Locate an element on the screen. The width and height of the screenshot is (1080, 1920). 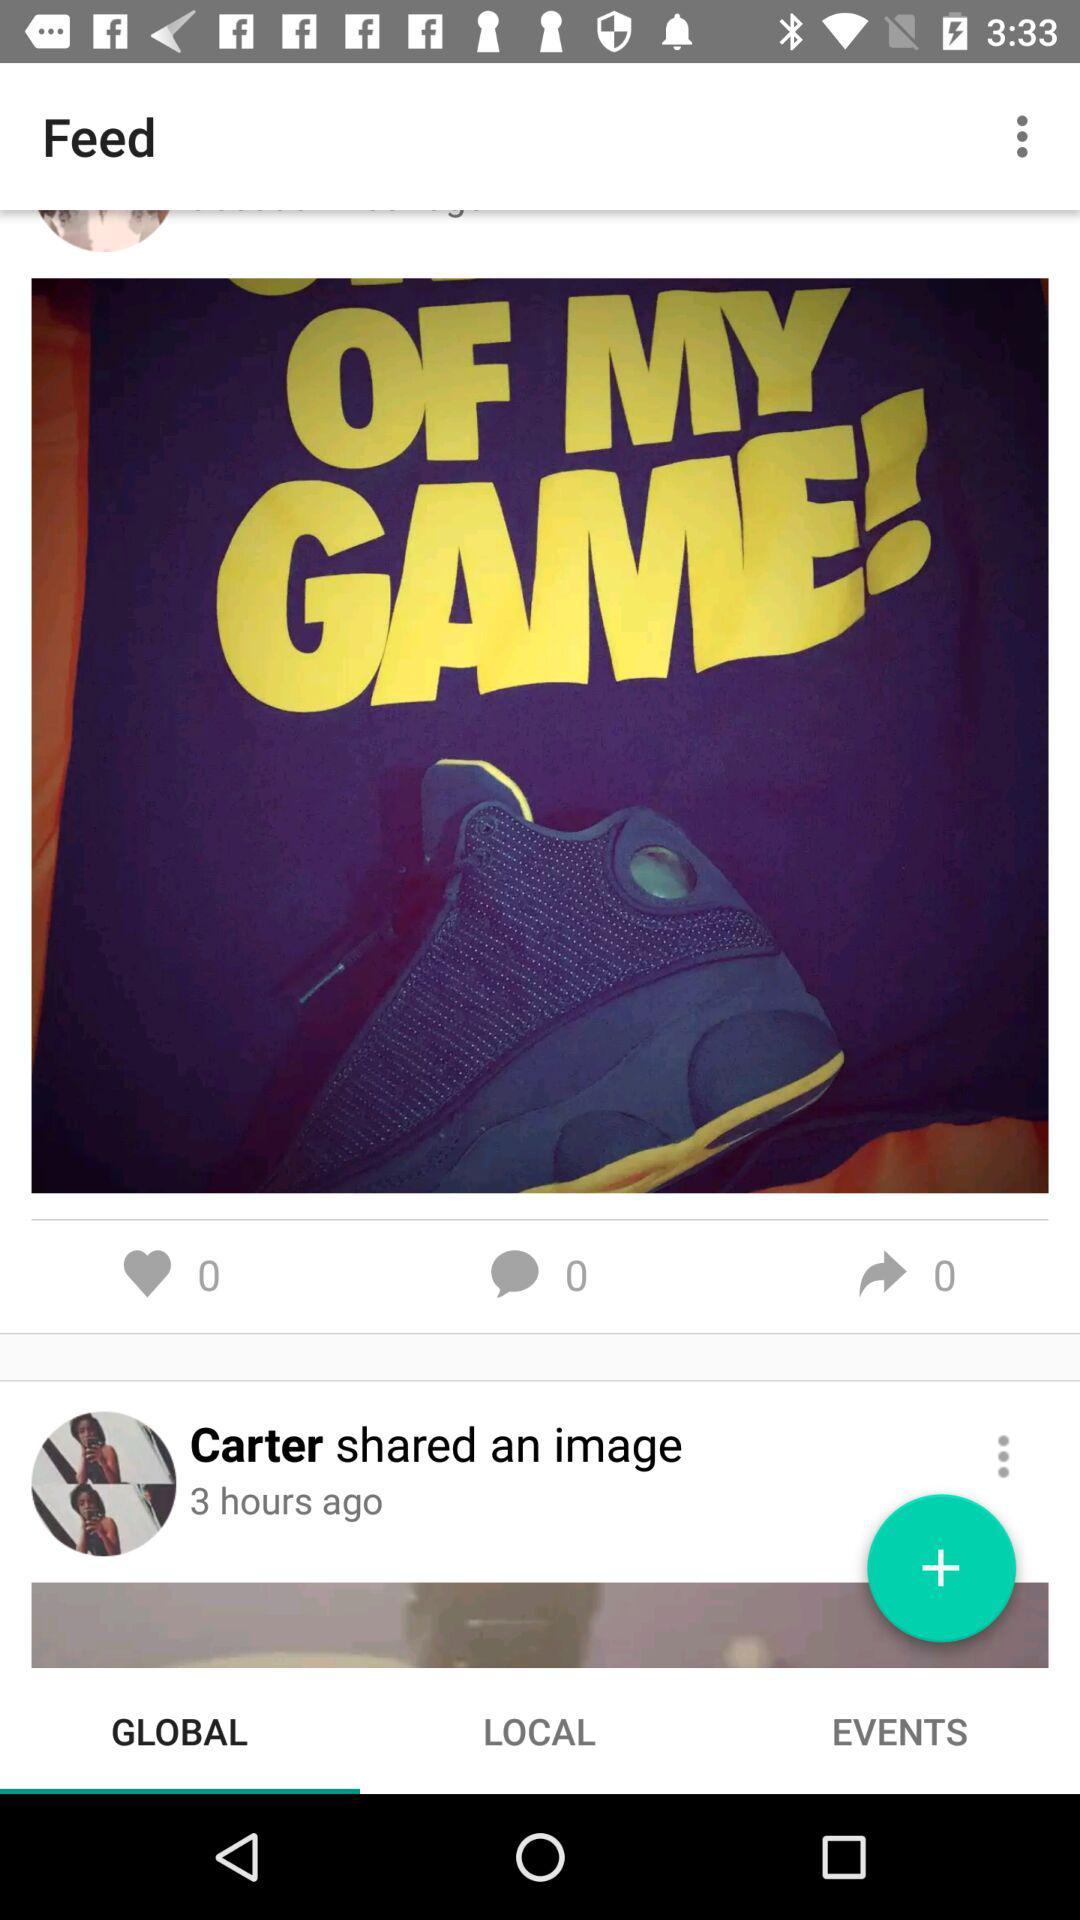
click the profile is located at coordinates (103, 1483).